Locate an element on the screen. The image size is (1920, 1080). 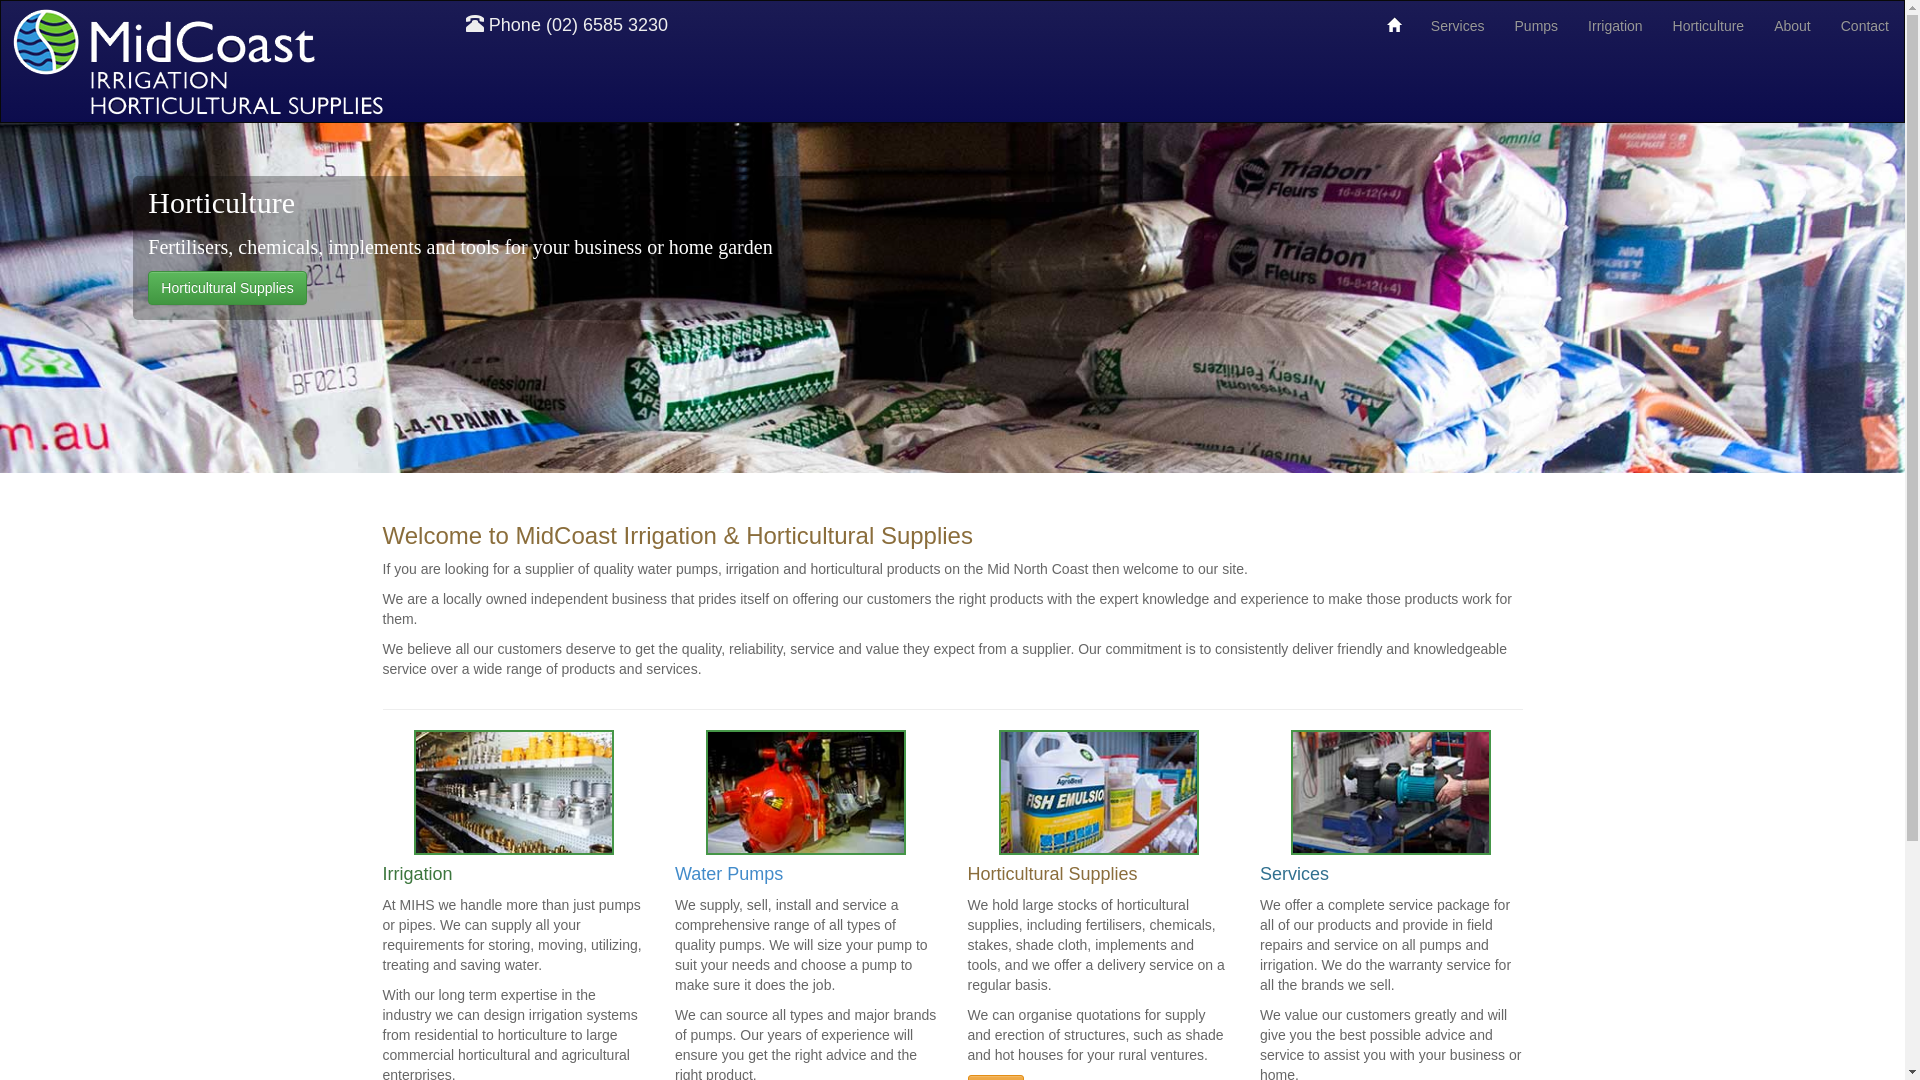
'Irrigation' is located at coordinates (1572, 26).